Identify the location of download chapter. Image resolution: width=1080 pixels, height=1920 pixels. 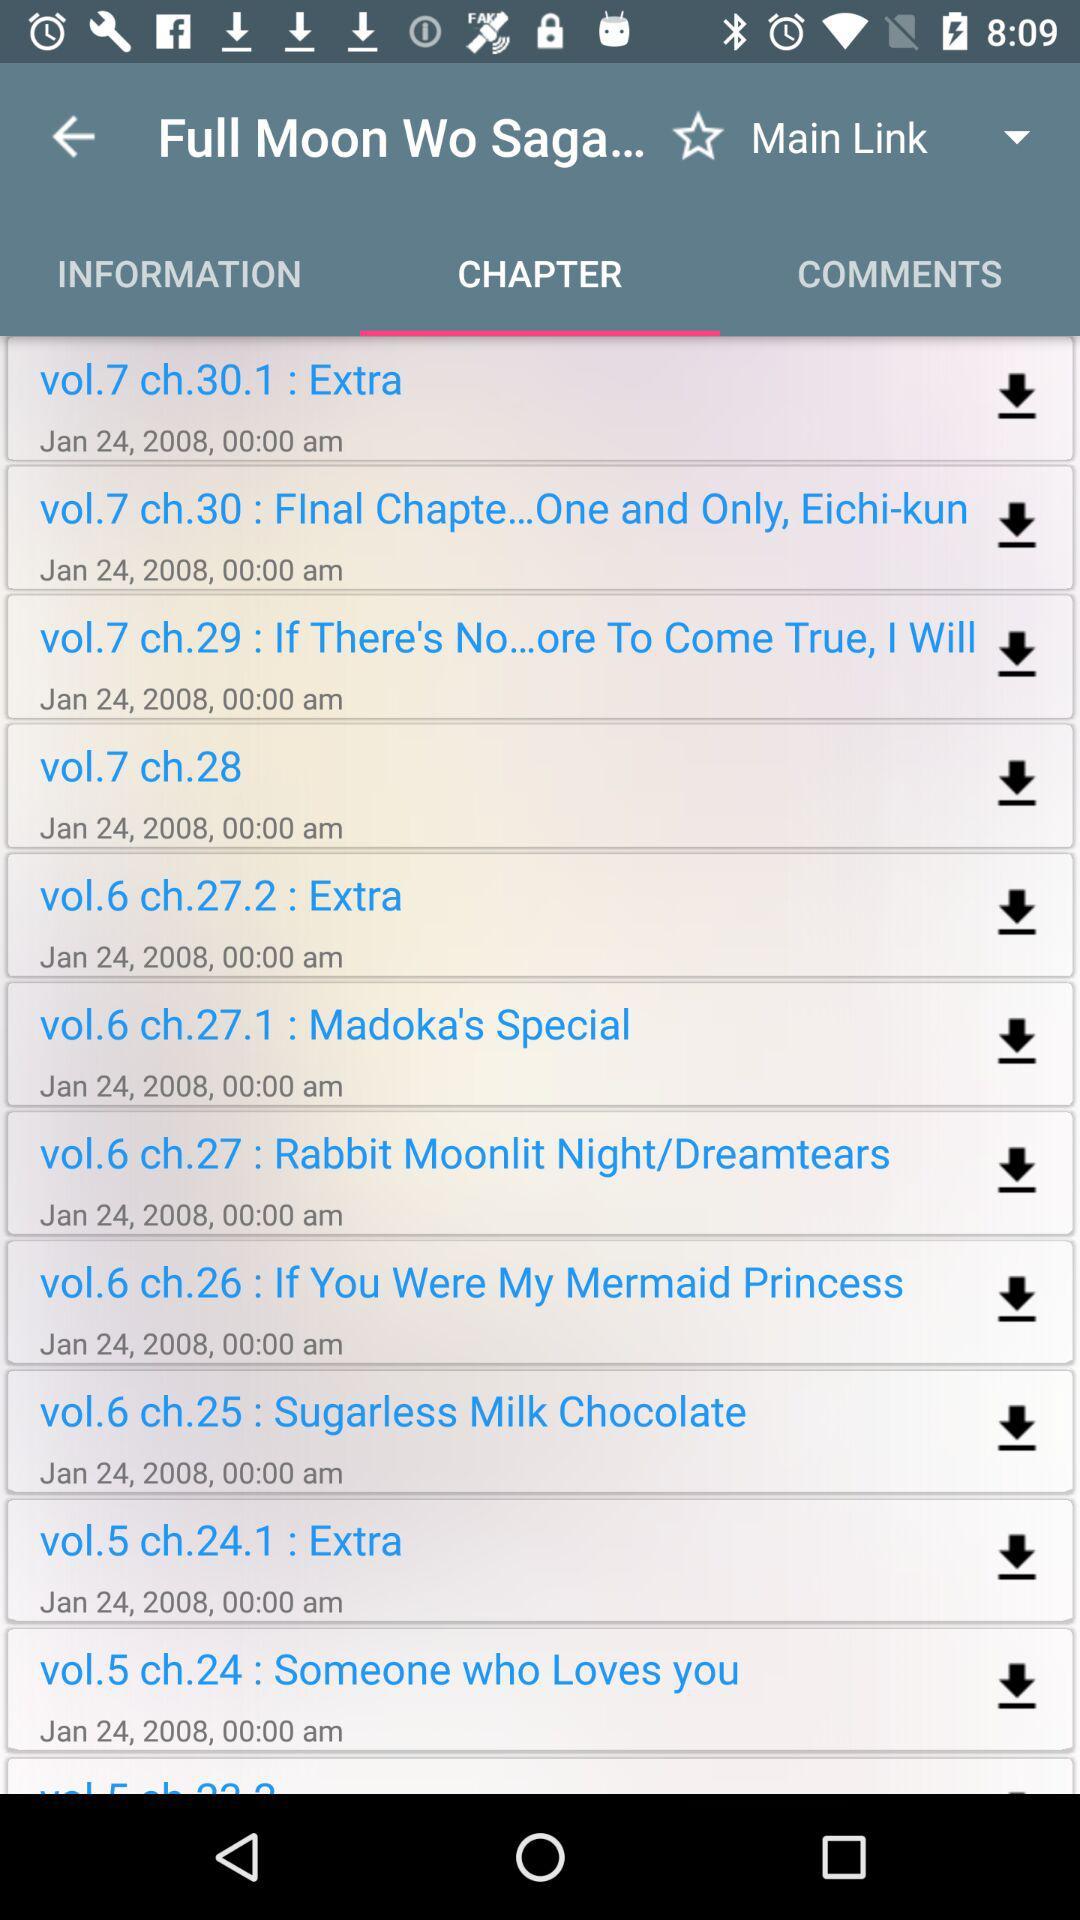
(1017, 1171).